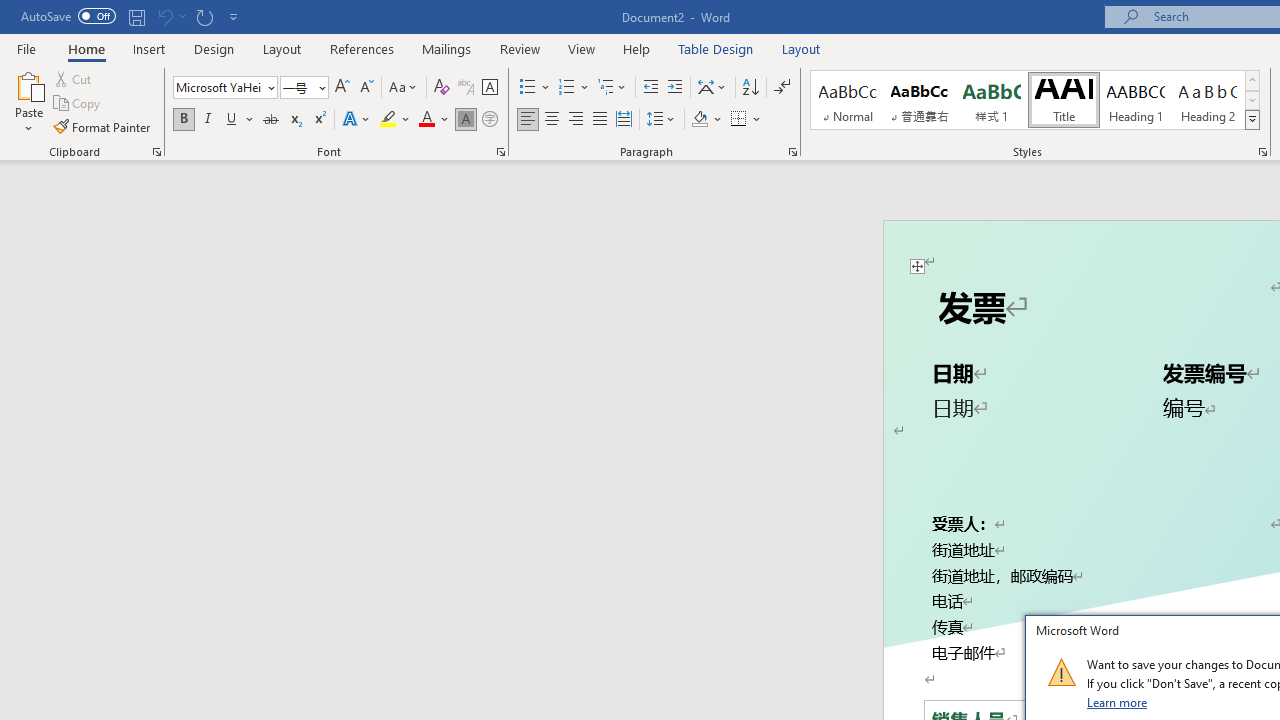  I want to click on 'Paste', so click(28, 84).